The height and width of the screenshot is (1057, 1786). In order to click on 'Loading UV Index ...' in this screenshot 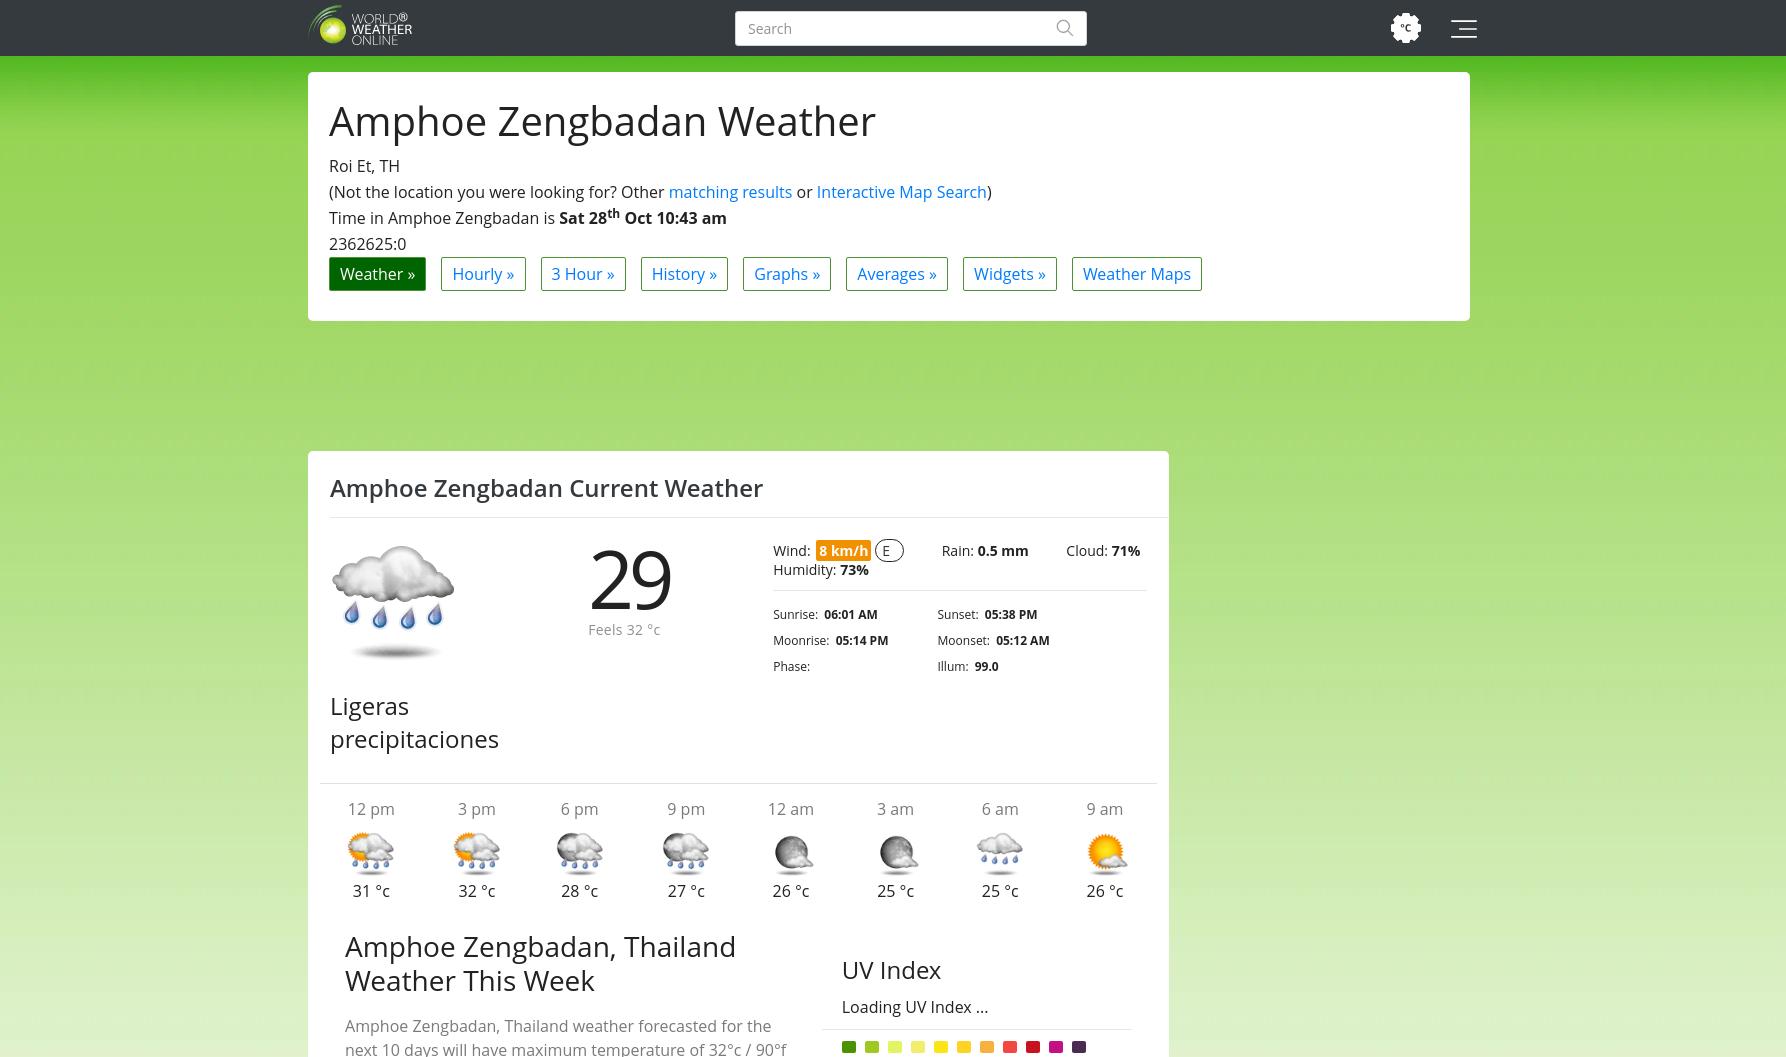, I will do `click(914, 1006)`.